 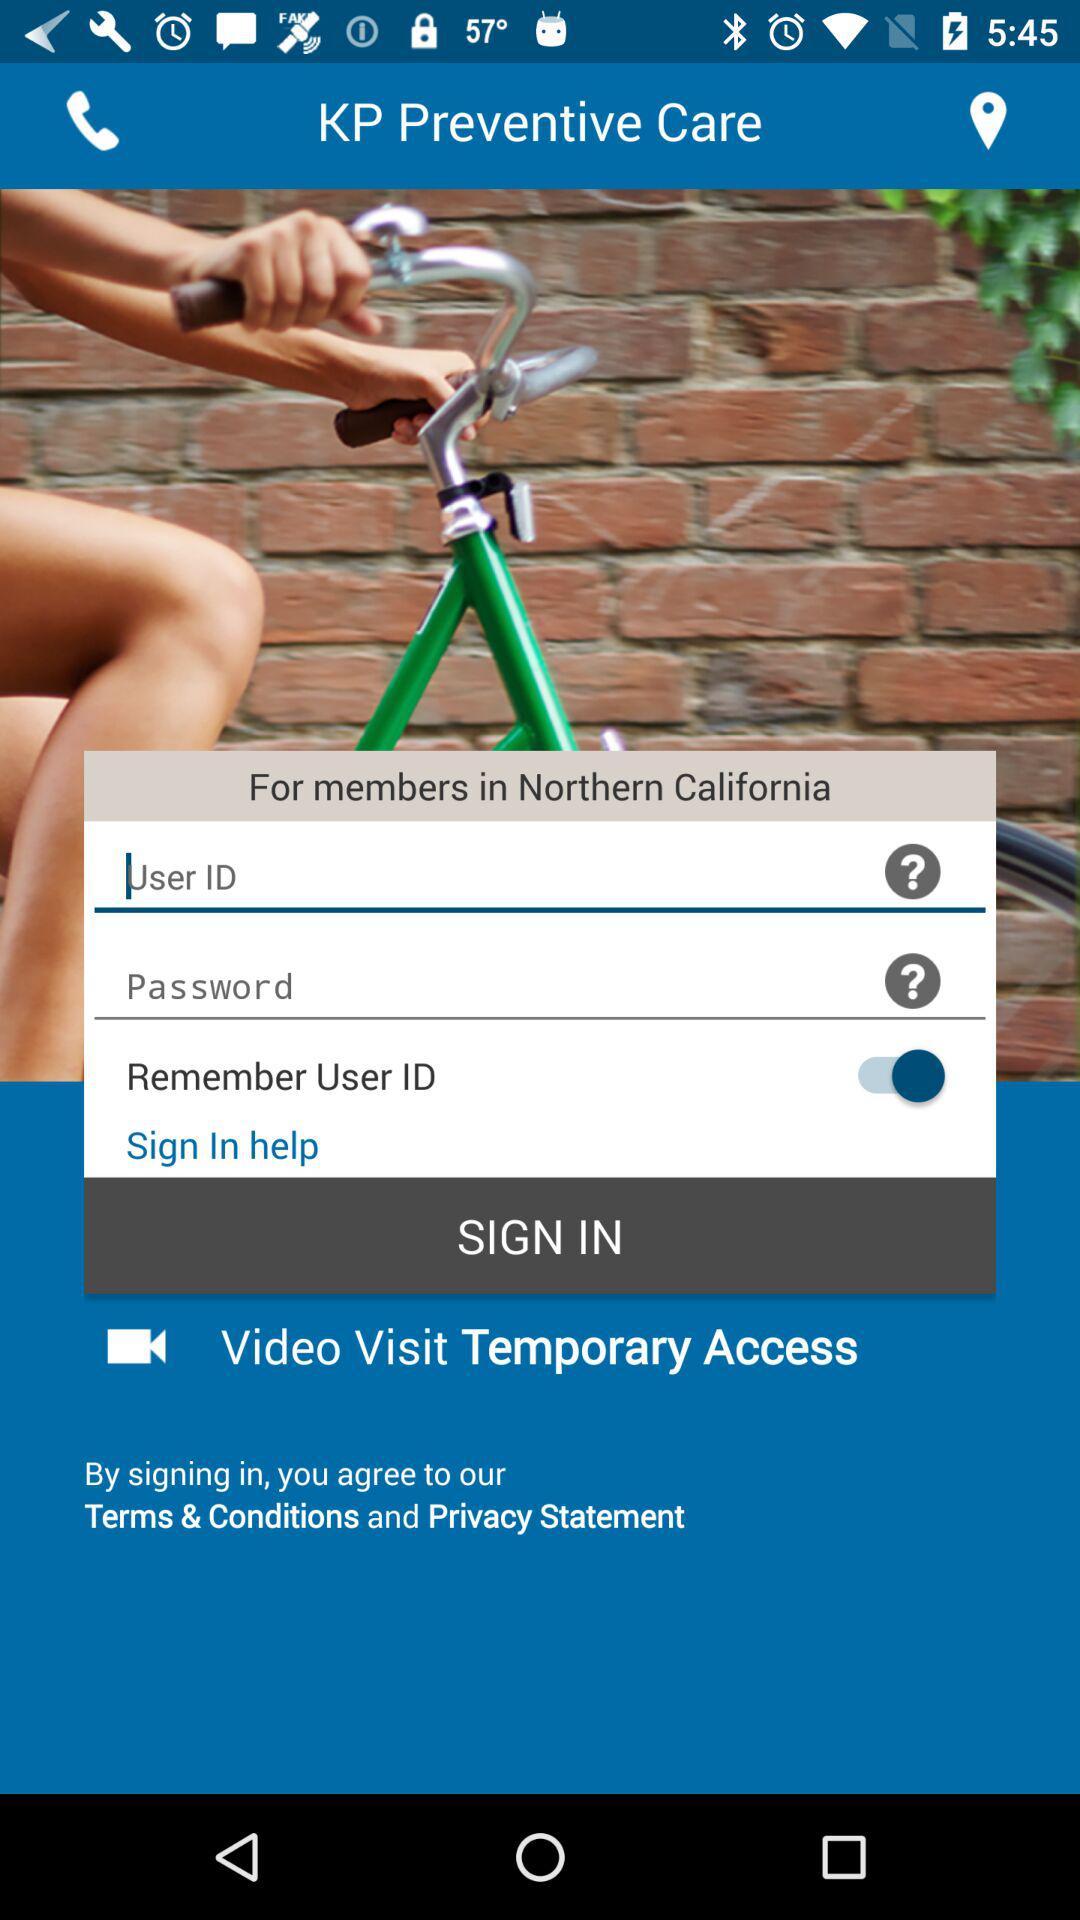 What do you see at coordinates (890, 1074) in the screenshot?
I see `icon to the right of remember user id item` at bounding box center [890, 1074].